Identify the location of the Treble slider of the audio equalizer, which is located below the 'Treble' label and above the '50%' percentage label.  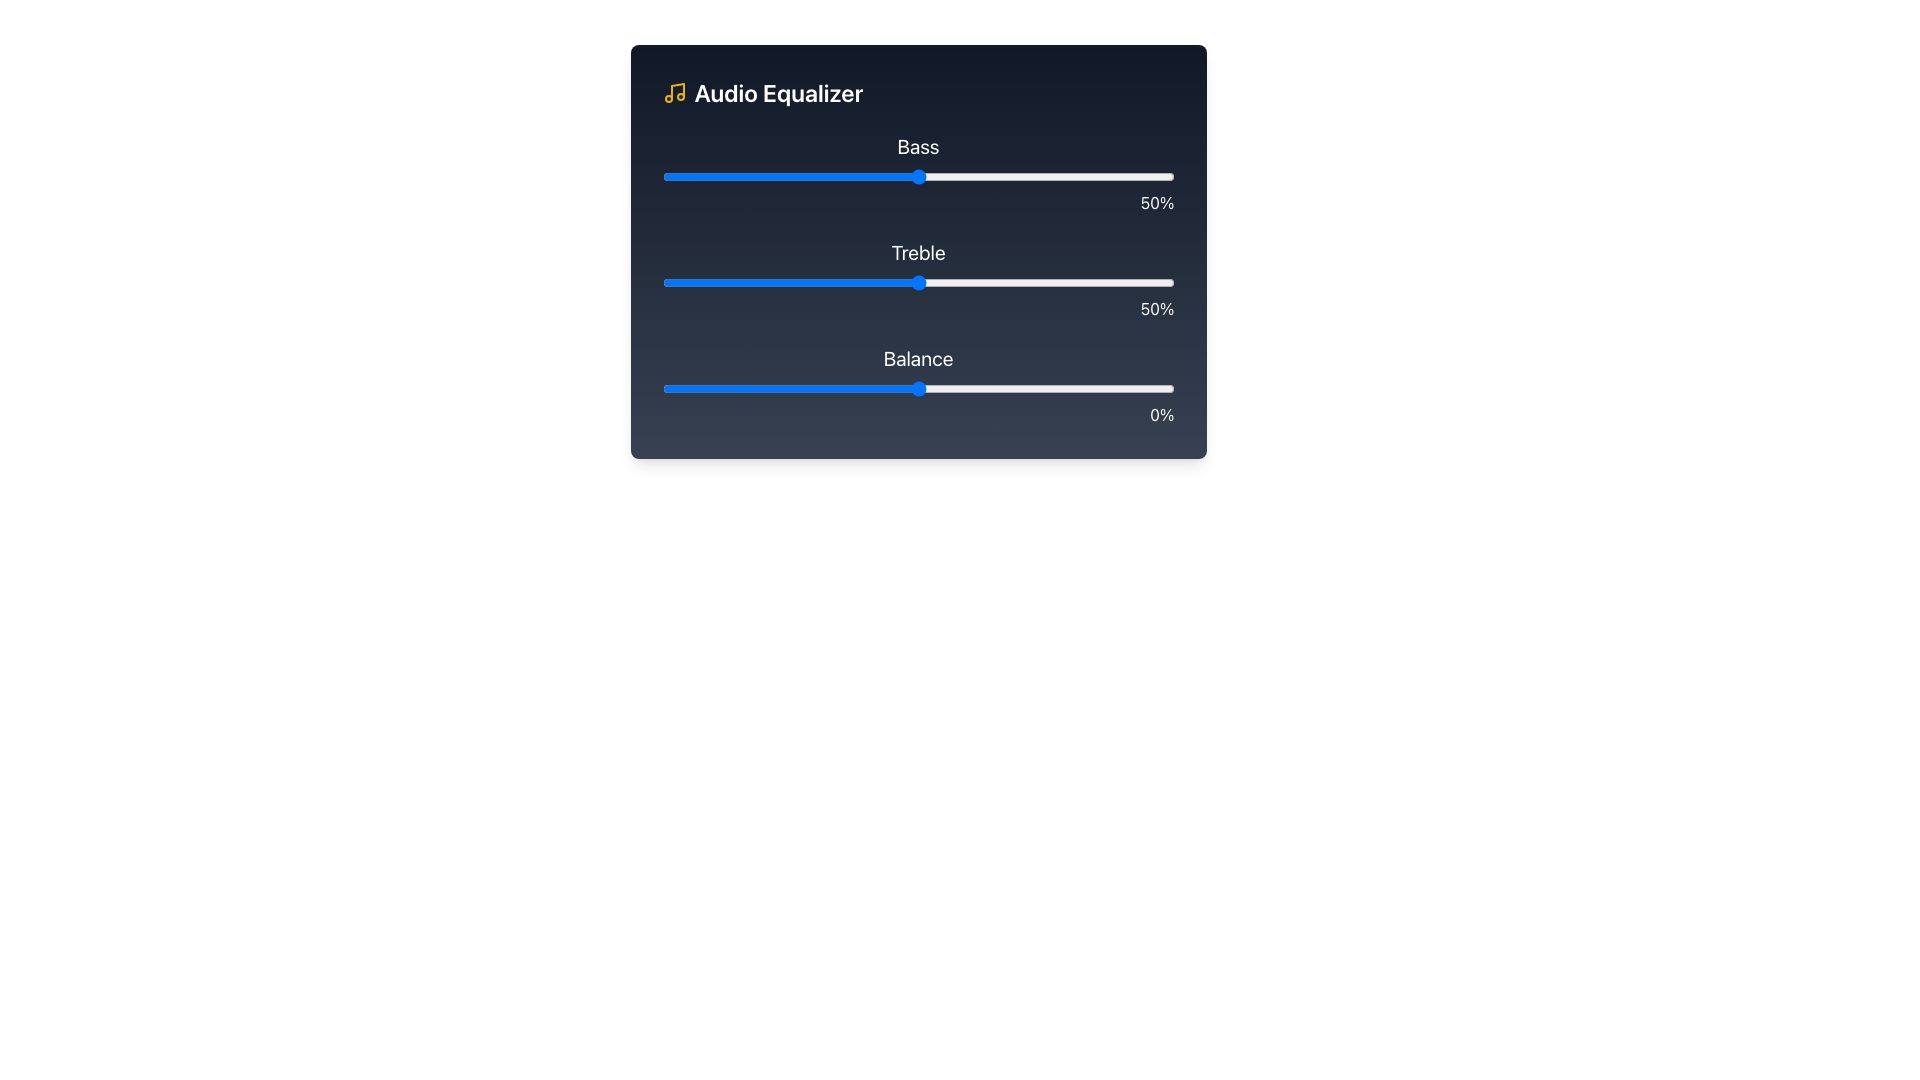
(917, 282).